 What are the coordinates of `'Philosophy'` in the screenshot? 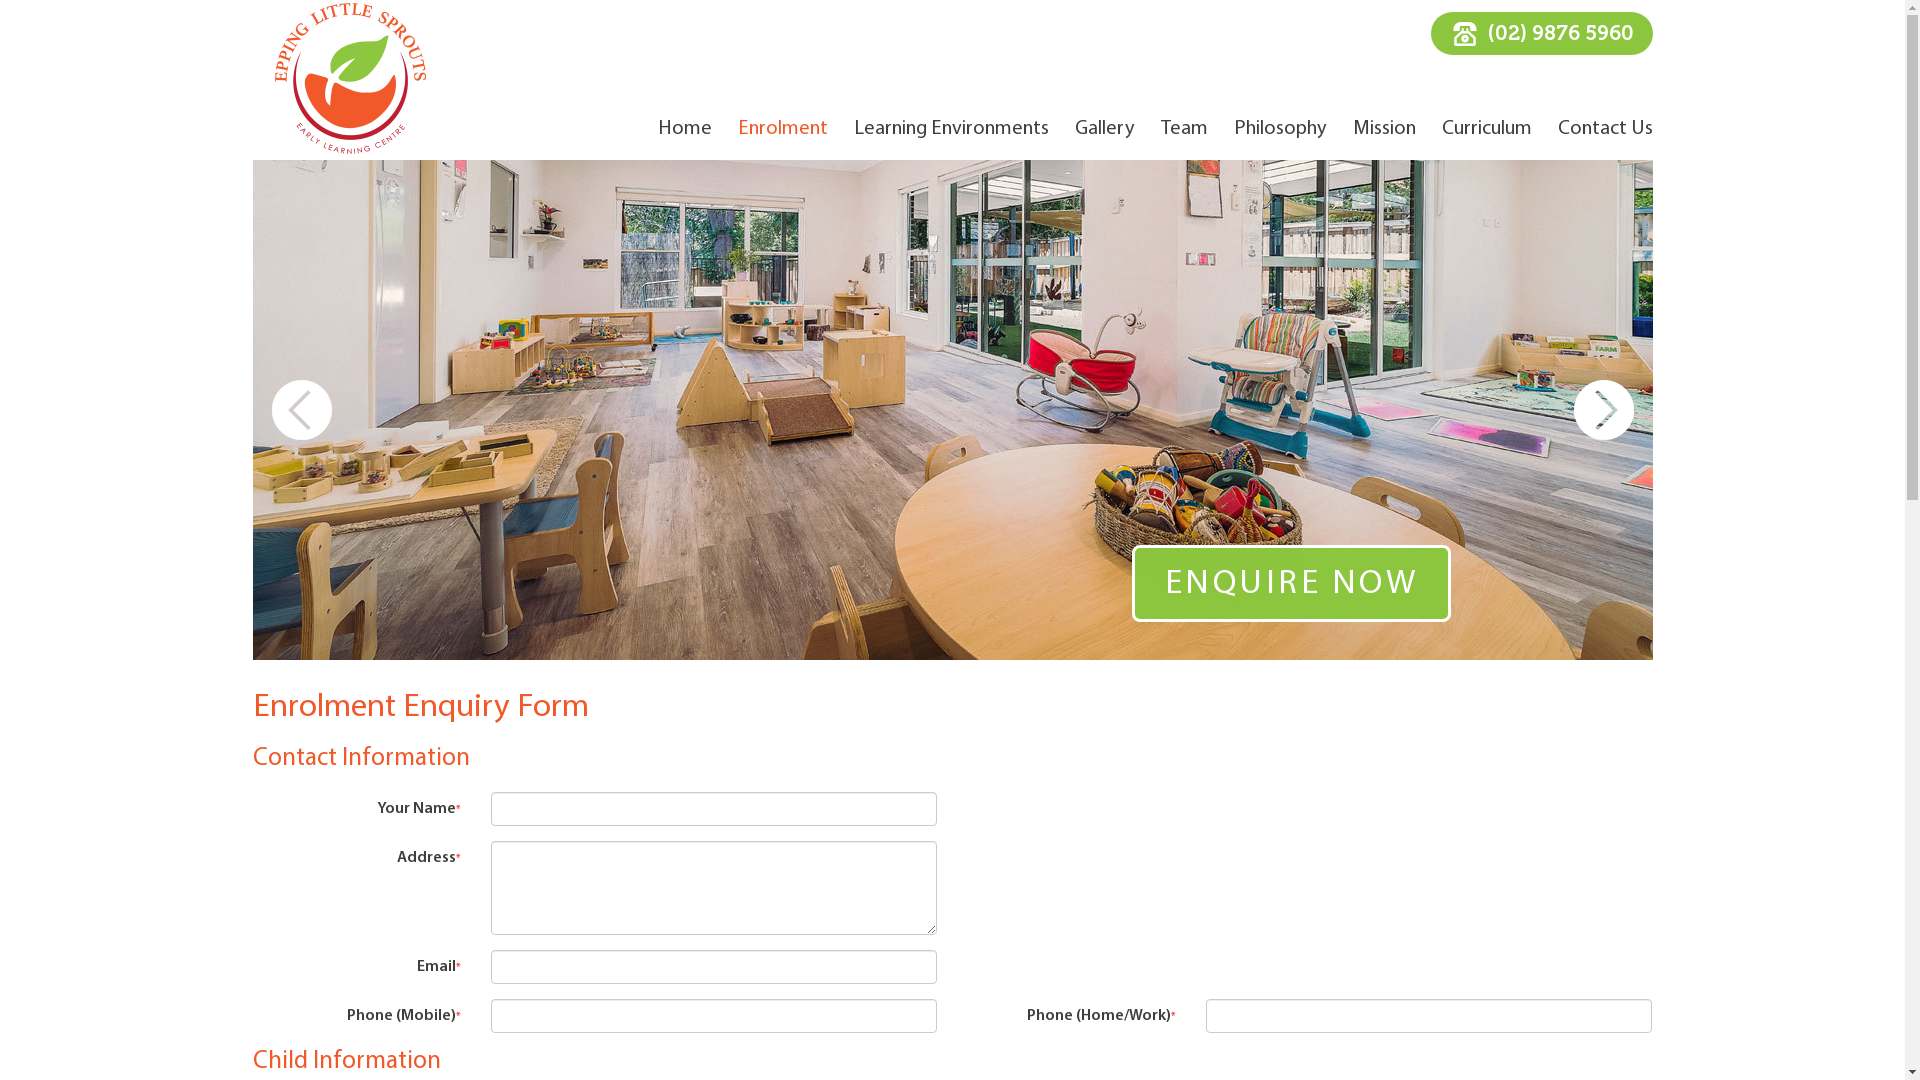 It's located at (1280, 129).